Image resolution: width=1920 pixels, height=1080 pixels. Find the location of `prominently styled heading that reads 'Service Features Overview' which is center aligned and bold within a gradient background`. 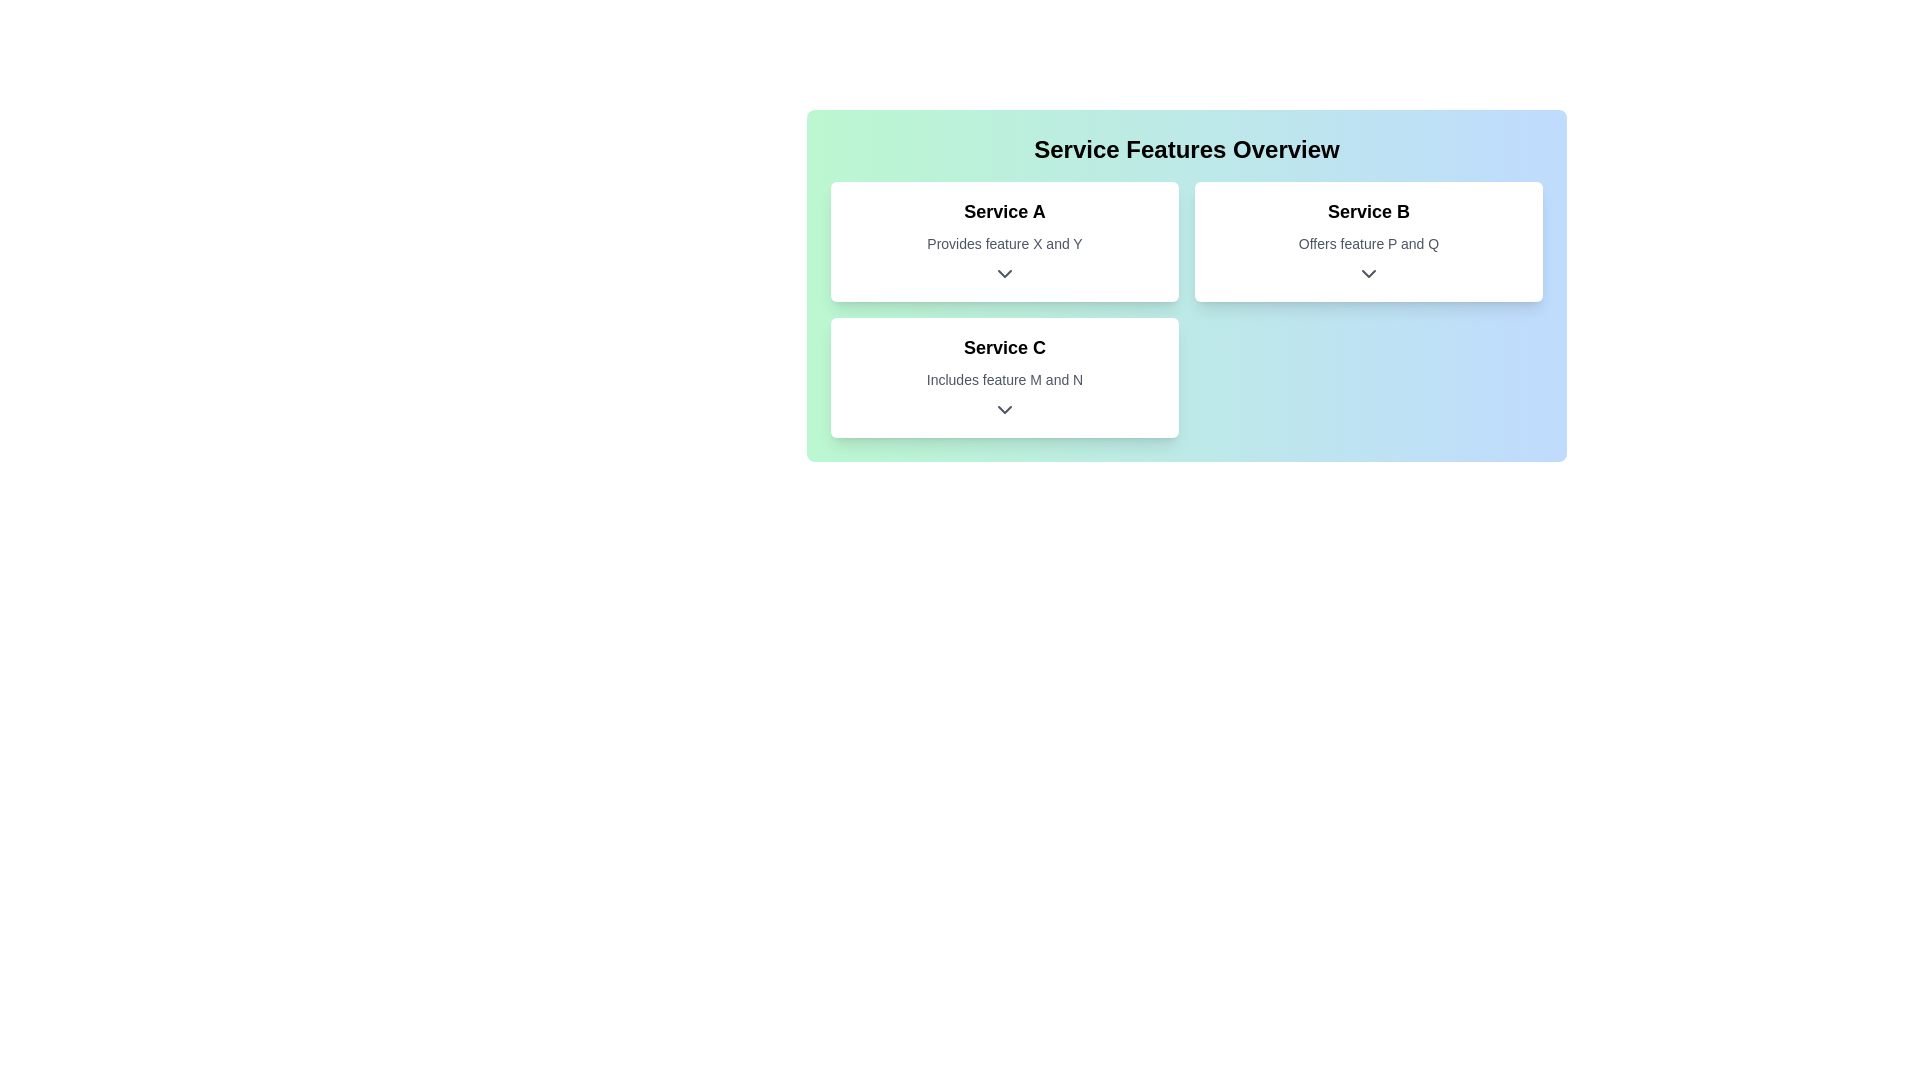

prominently styled heading that reads 'Service Features Overview' which is center aligned and bold within a gradient background is located at coordinates (1186, 149).